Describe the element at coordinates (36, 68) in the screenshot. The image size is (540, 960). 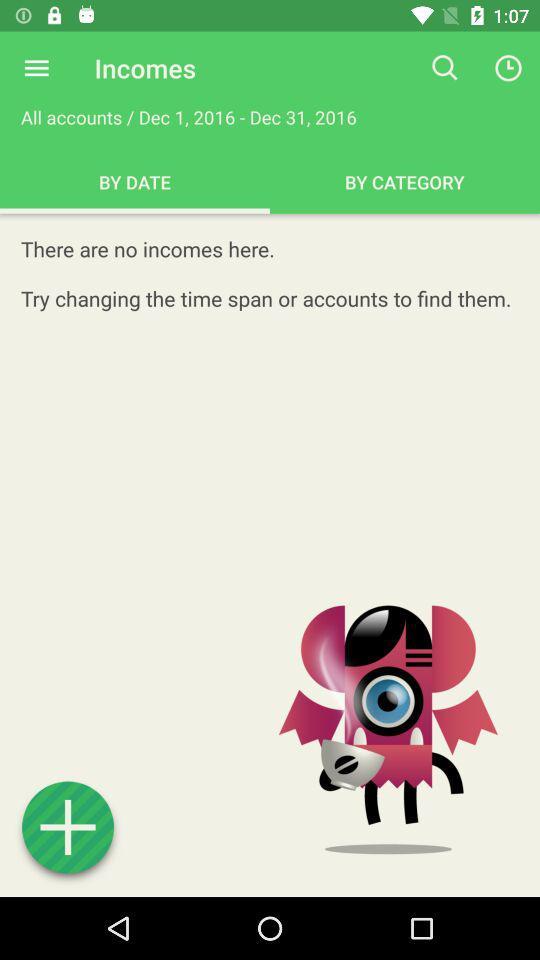
I see `the app above the all accounts dec` at that location.